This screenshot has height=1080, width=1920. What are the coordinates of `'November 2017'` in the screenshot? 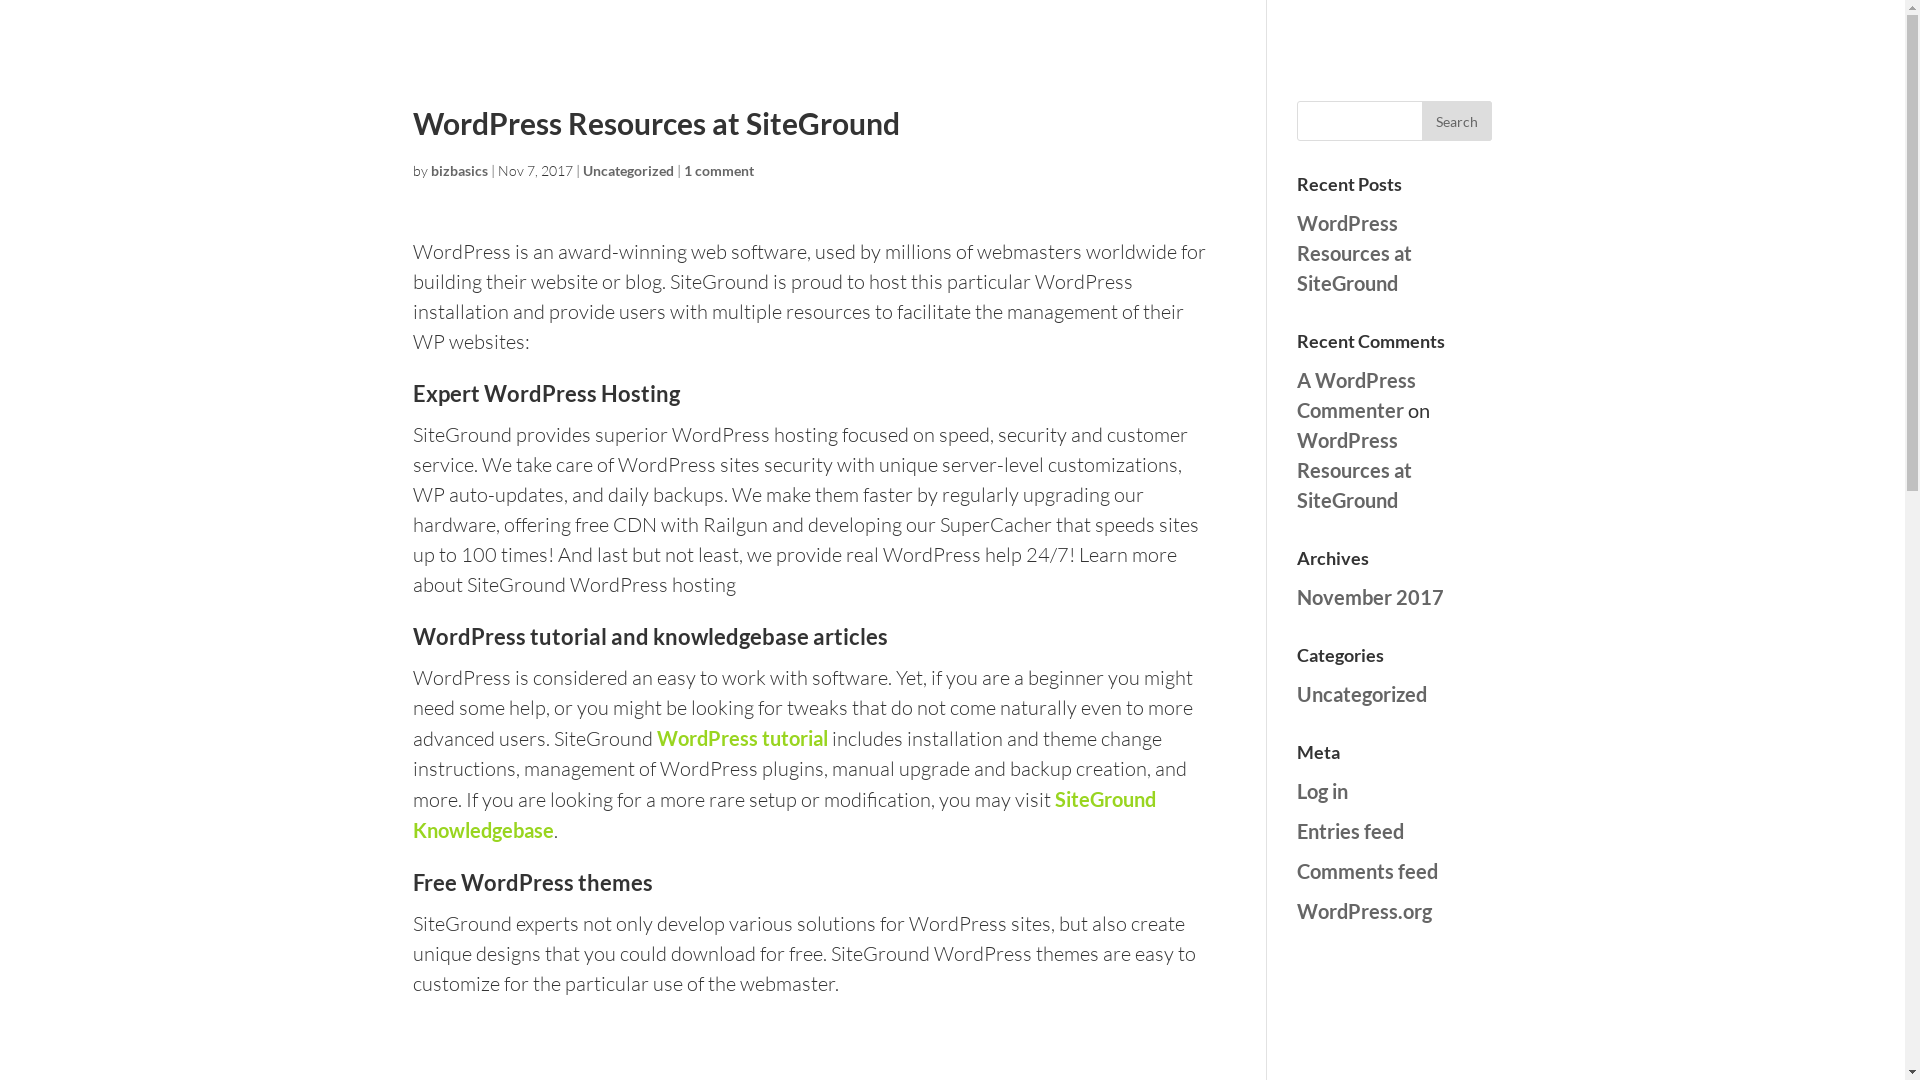 It's located at (1369, 596).